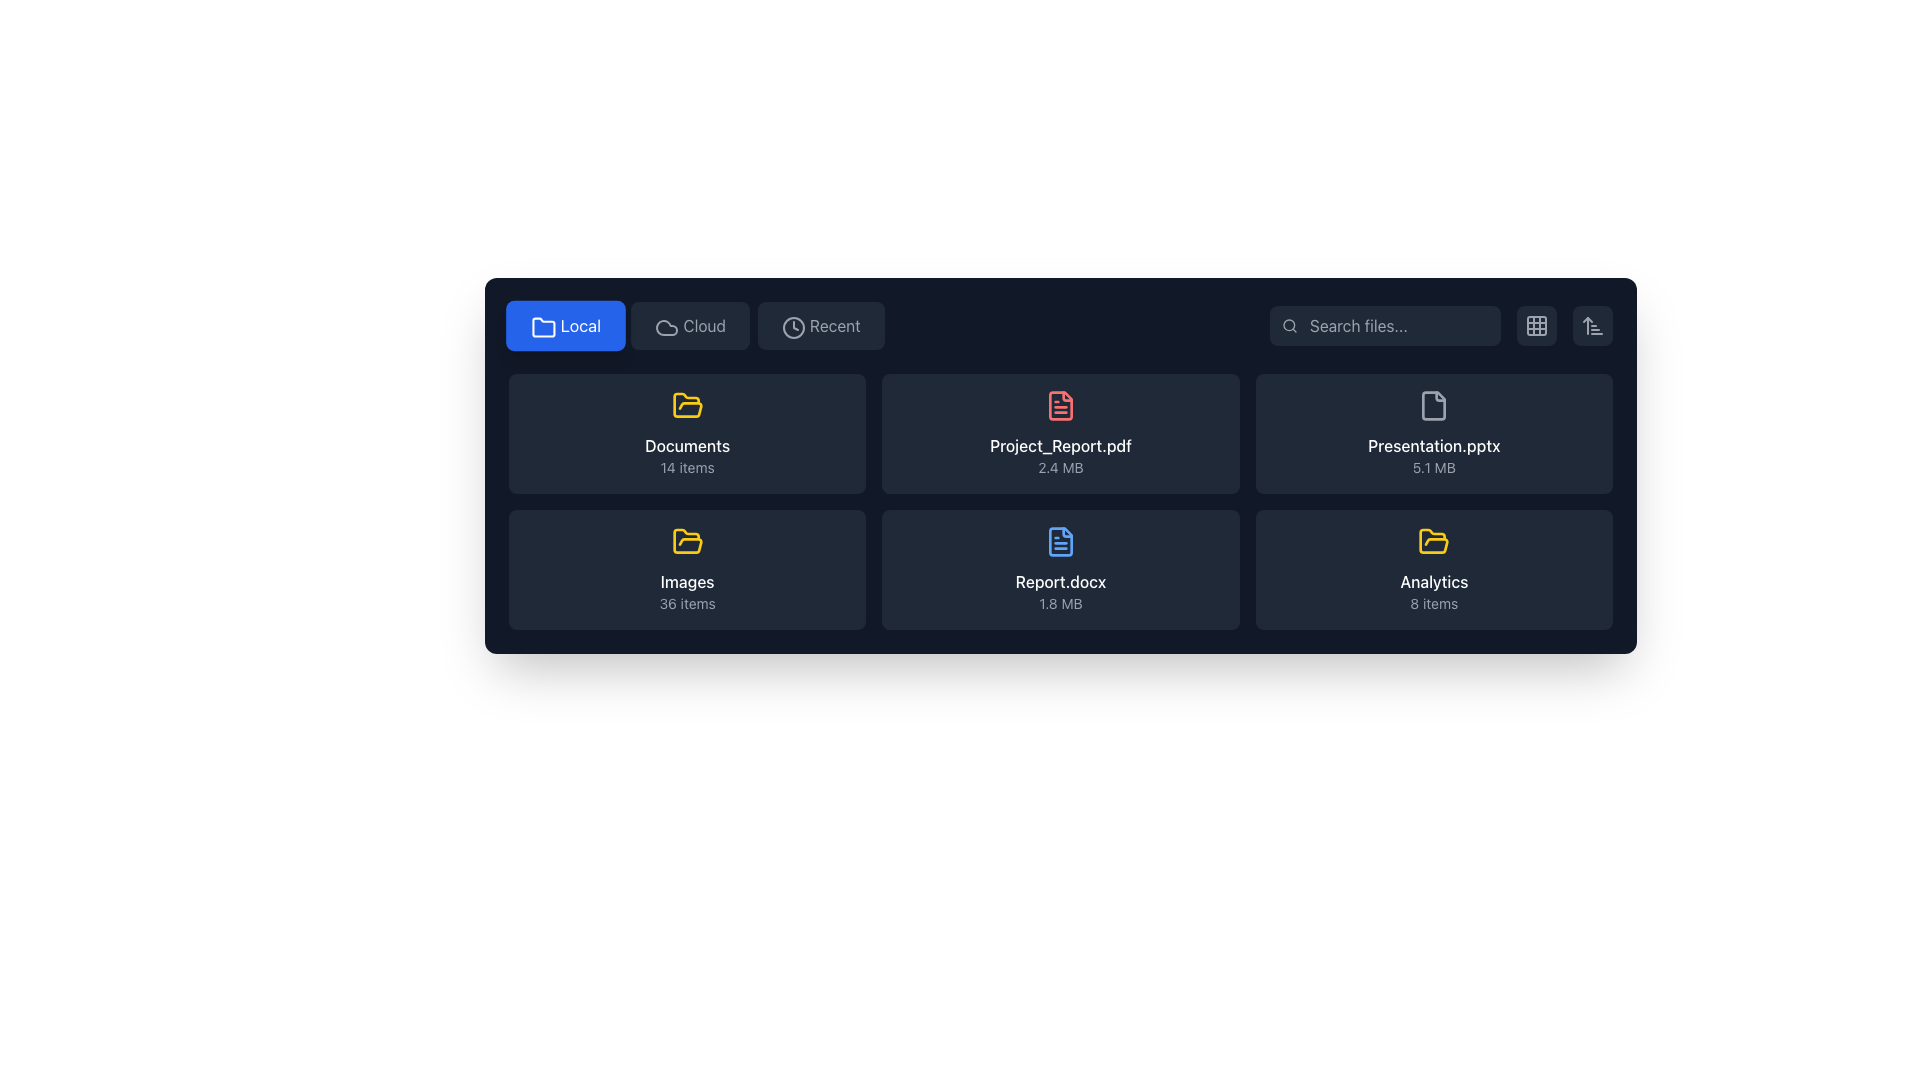 The width and height of the screenshot is (1920, 1080). What do you see at coordinates (1059, 542) in the screenshot?
I see `the blue-colored file icon resembling a document, located next to 'Project_Report.pdf' in the grid layout` at bounding box center [1059, 542].